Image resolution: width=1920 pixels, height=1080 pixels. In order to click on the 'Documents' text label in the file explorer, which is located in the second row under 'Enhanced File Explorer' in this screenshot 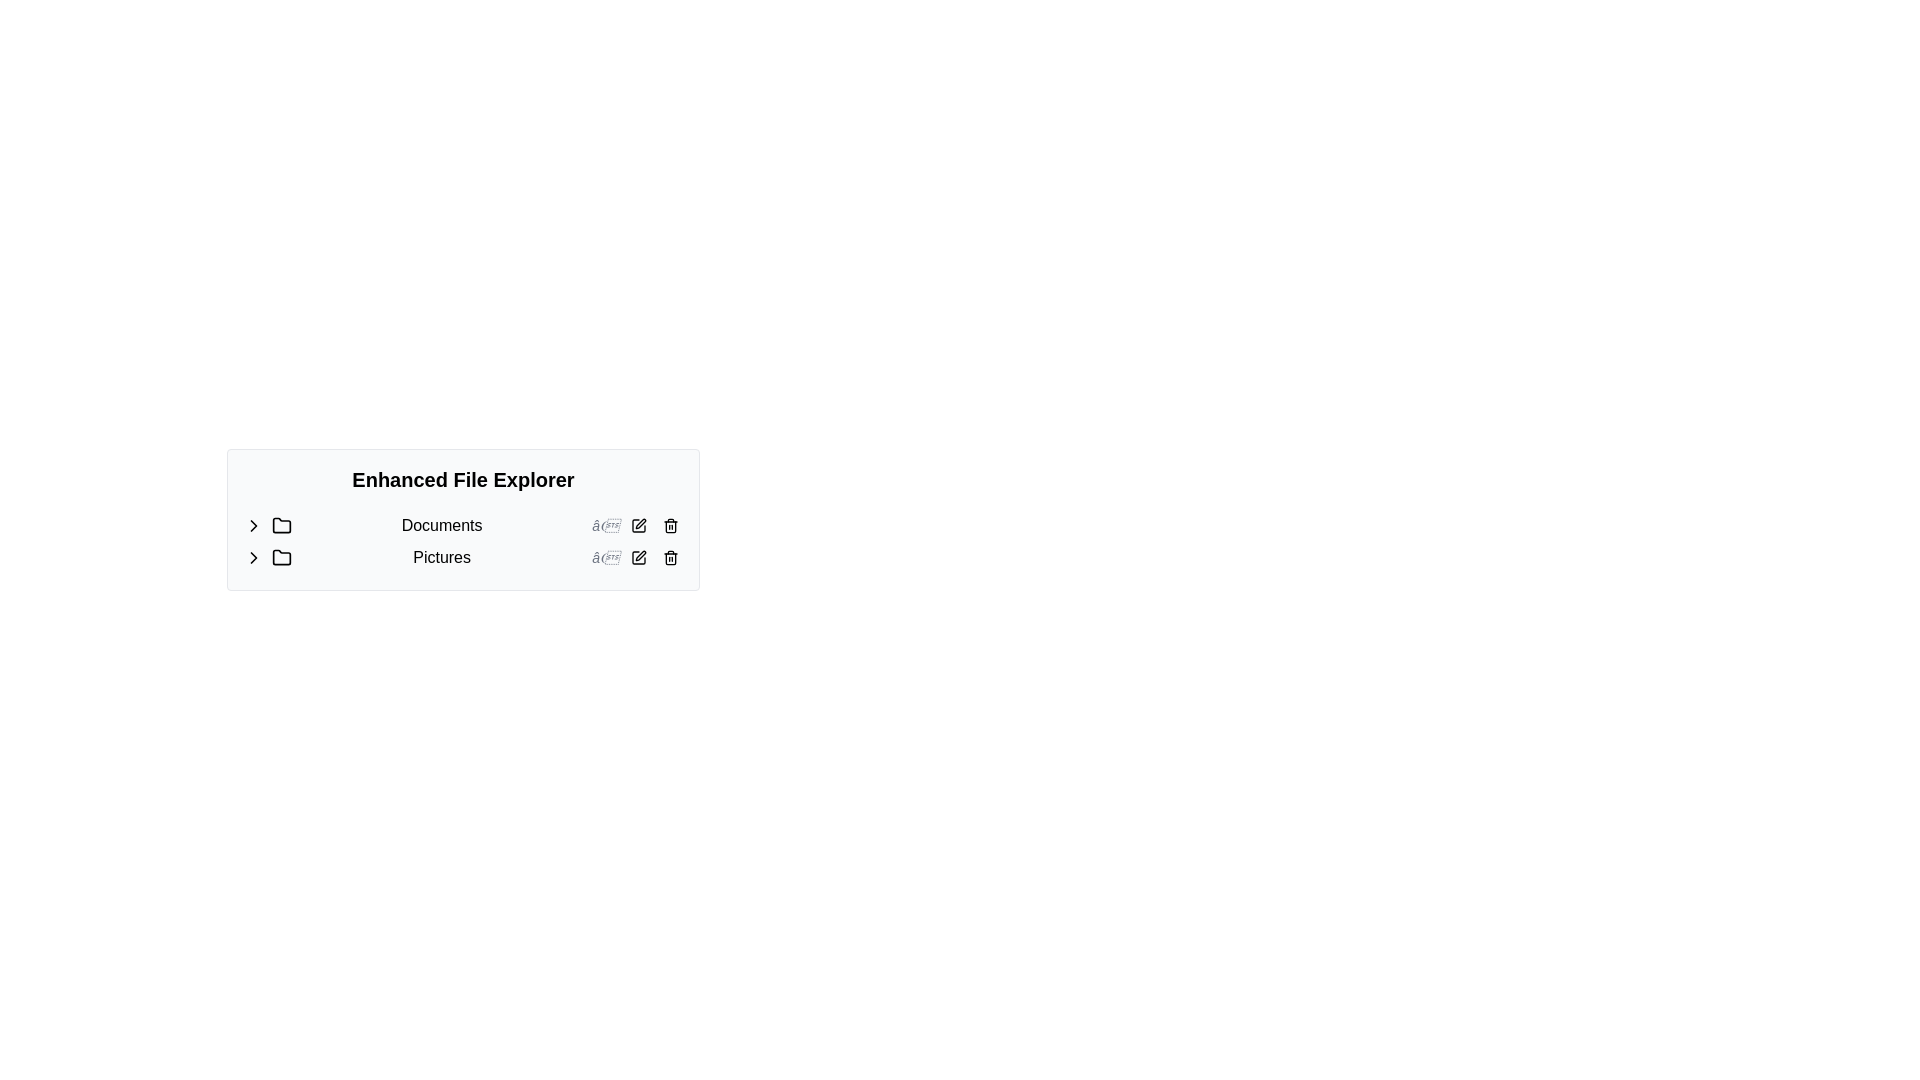, I will do `click(462, 524)`.